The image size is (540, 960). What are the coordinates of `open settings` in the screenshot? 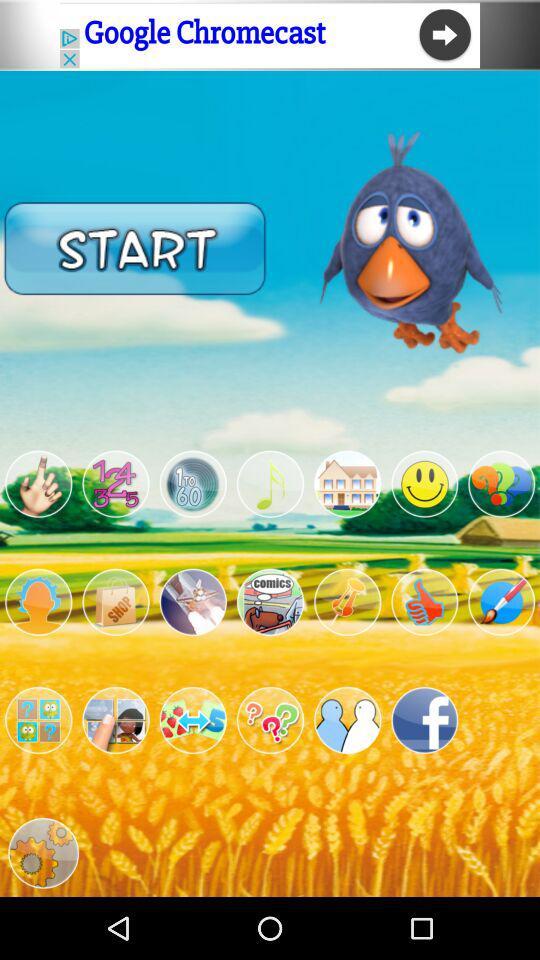 It's located at (43, 852).